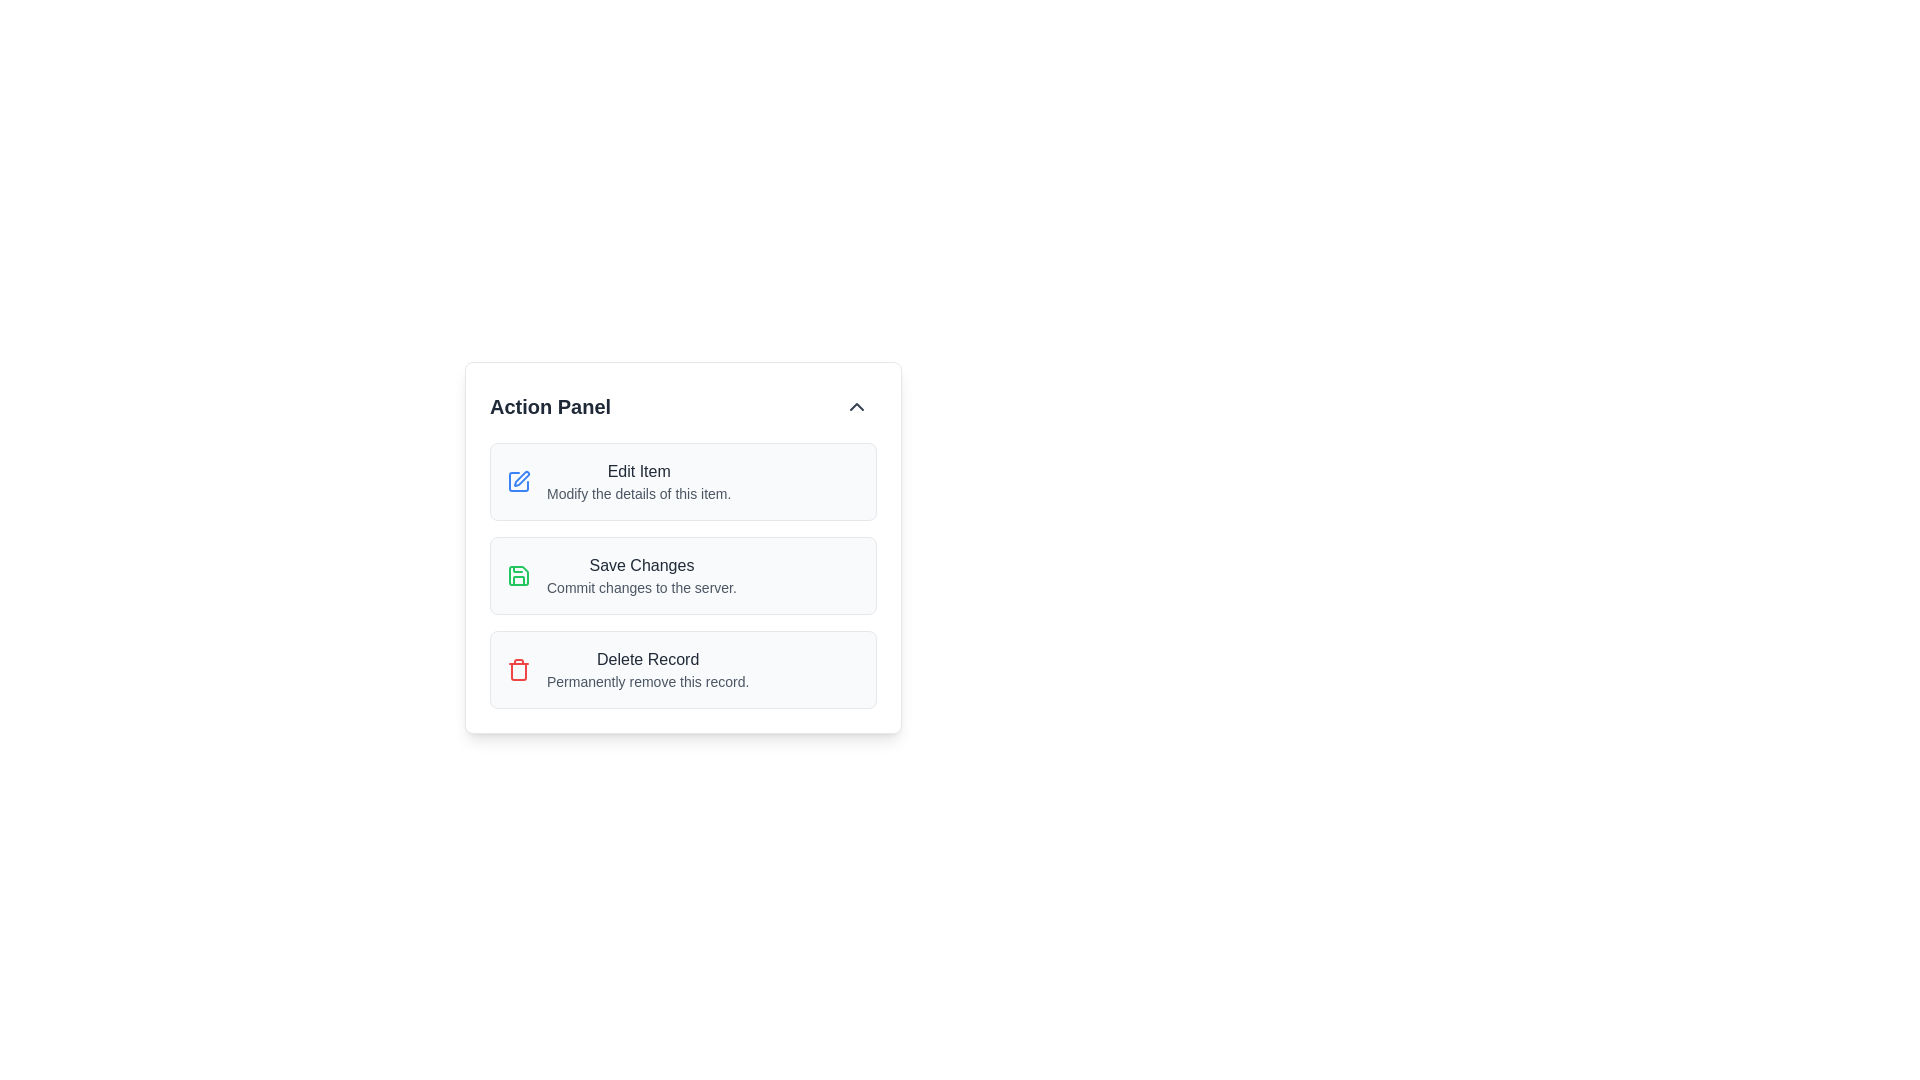  I want to click on the small upward-pointing chevron icon button located at the top-right corner of the 'Action Panel', so click(857, 406).